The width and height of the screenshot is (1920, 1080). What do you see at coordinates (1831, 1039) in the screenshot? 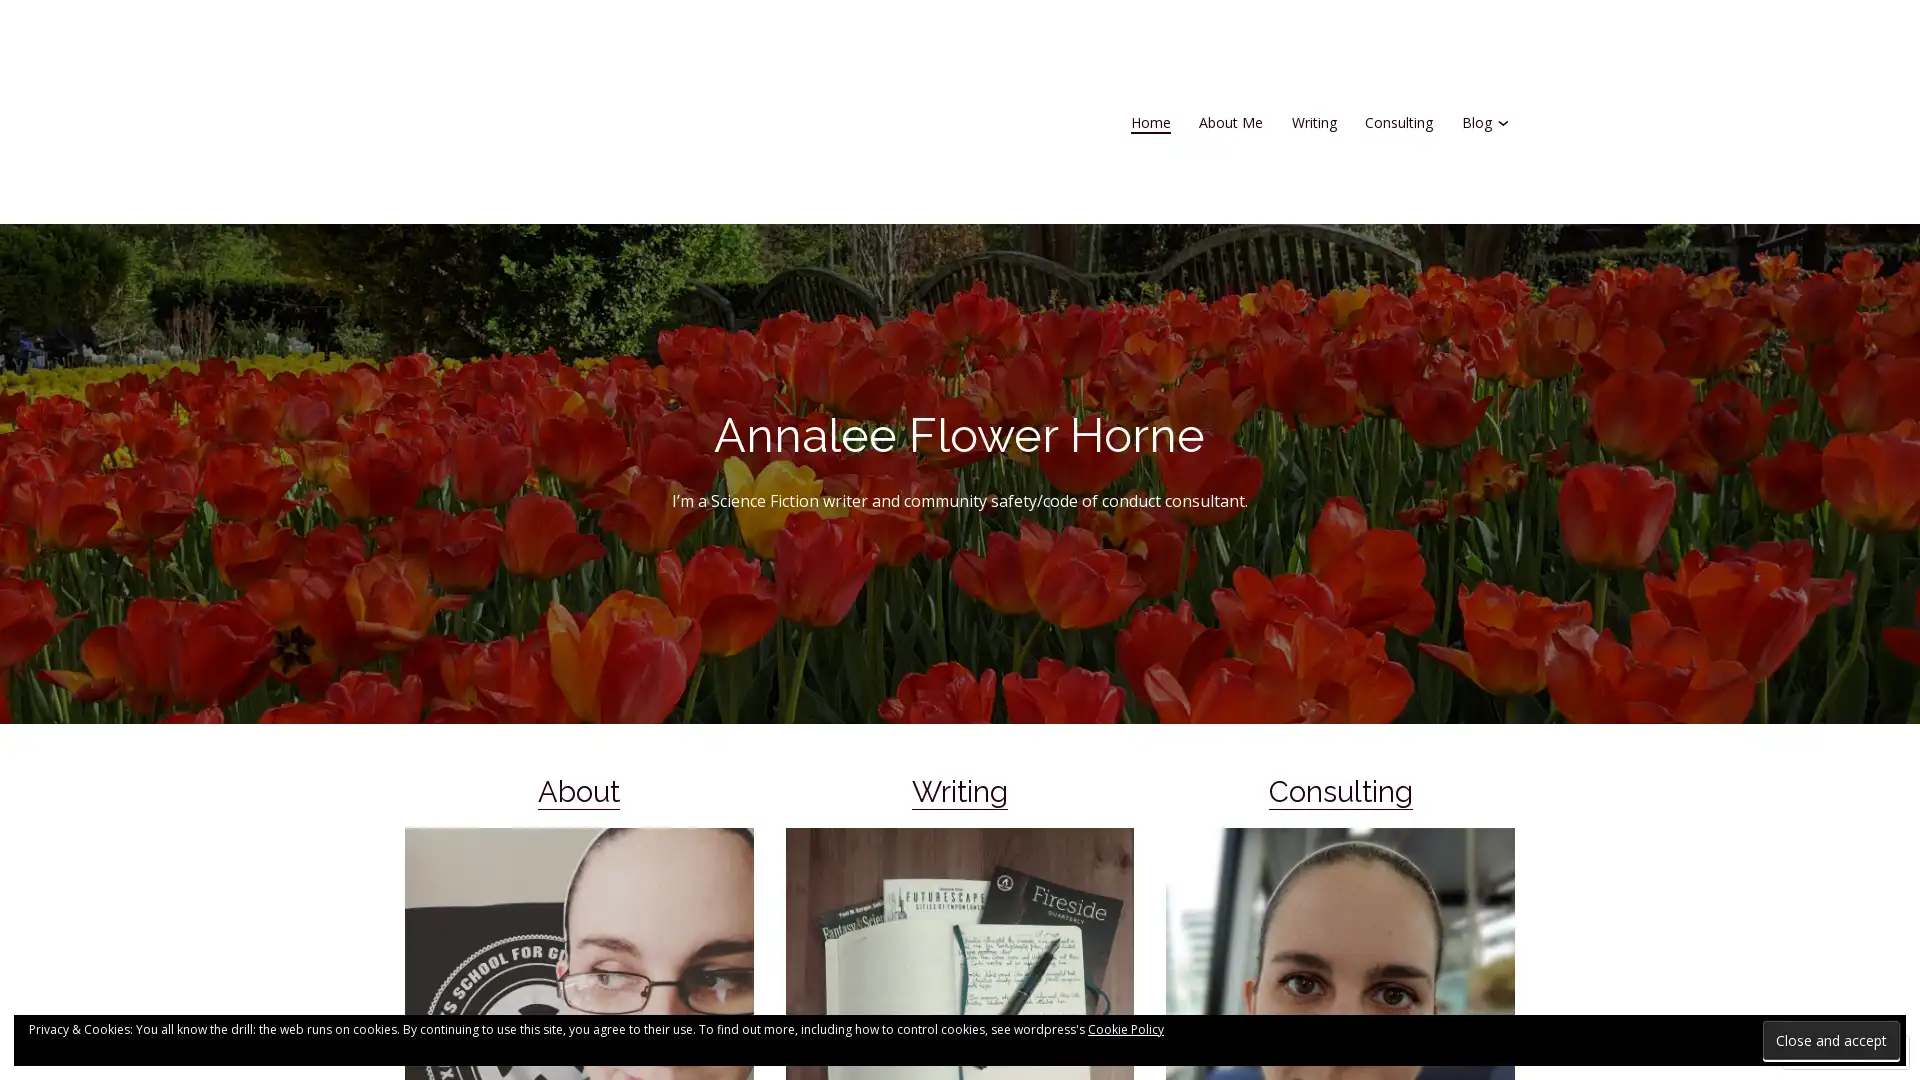
I see `Close and accept` at bounding box center [1831, 1039].